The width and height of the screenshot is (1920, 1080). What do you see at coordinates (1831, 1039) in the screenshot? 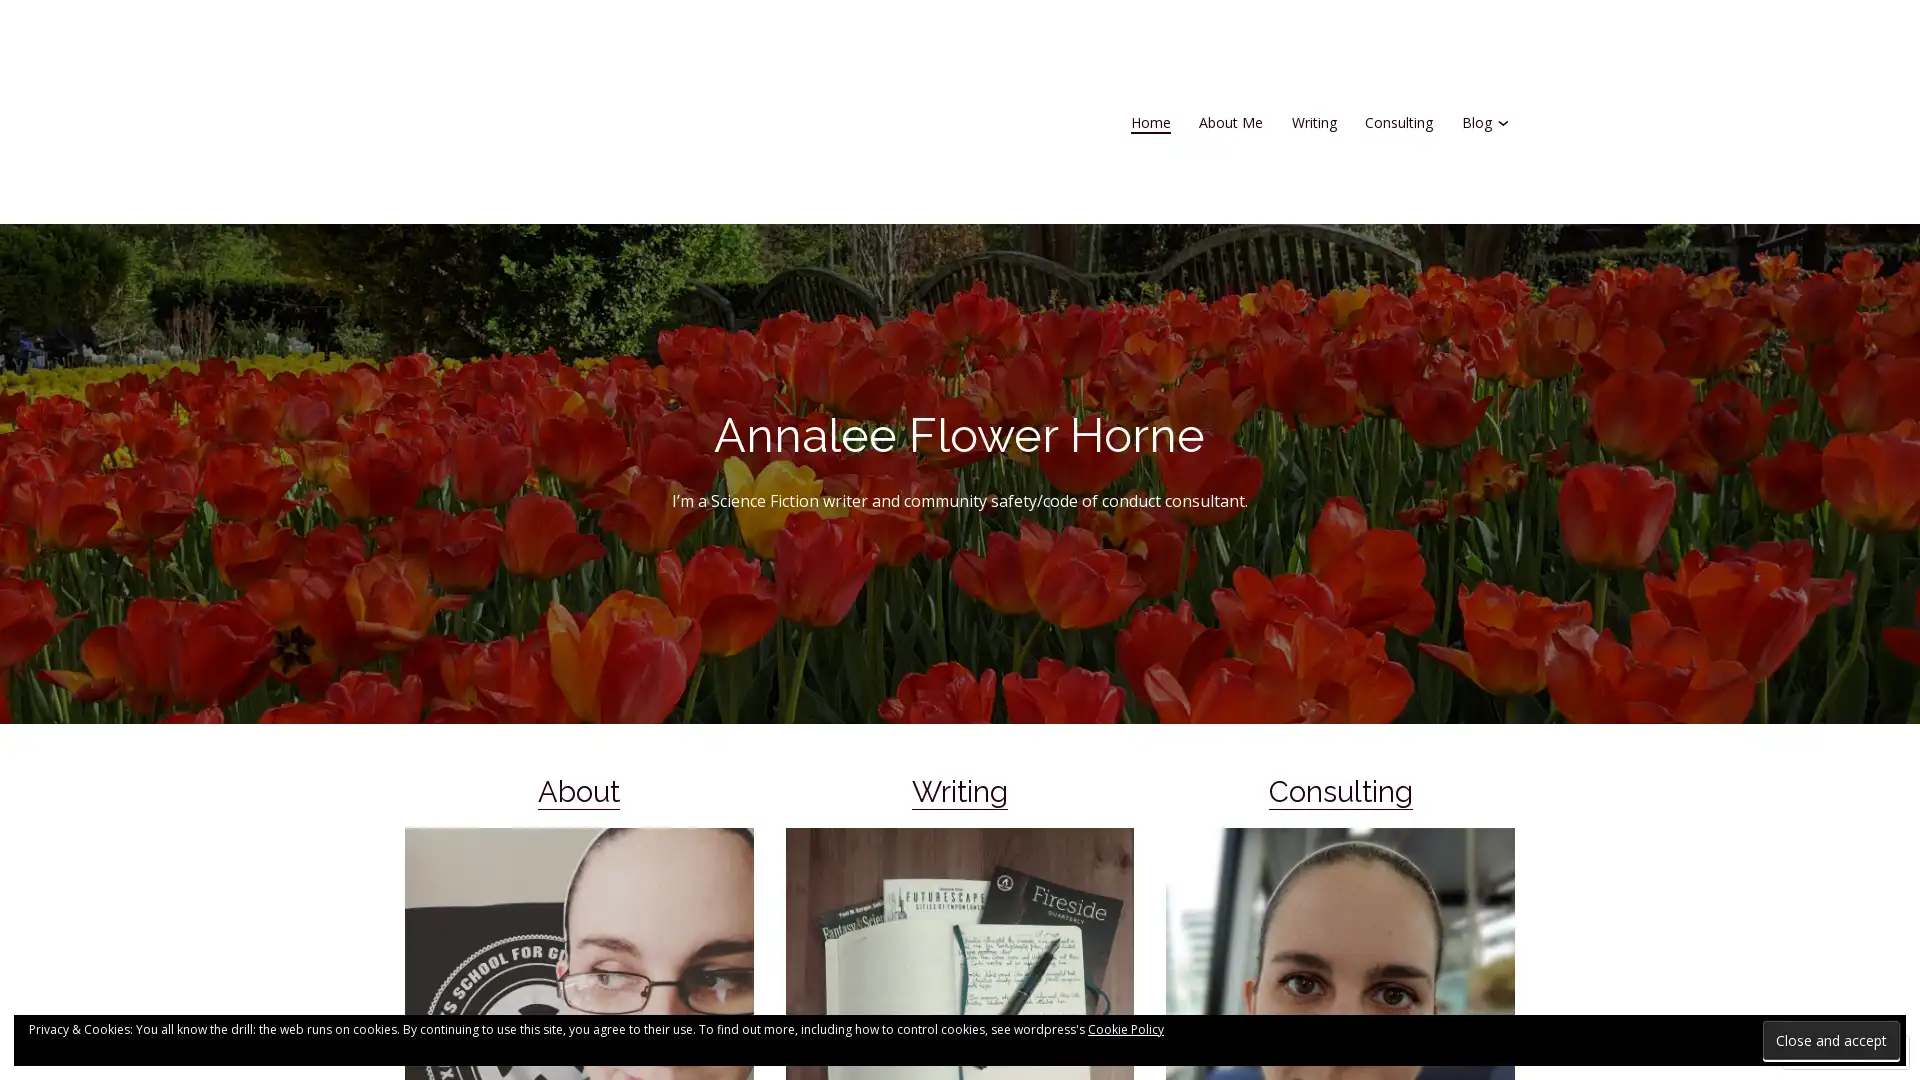
I see `Close and accept` at bounding box center [1831, 1039].